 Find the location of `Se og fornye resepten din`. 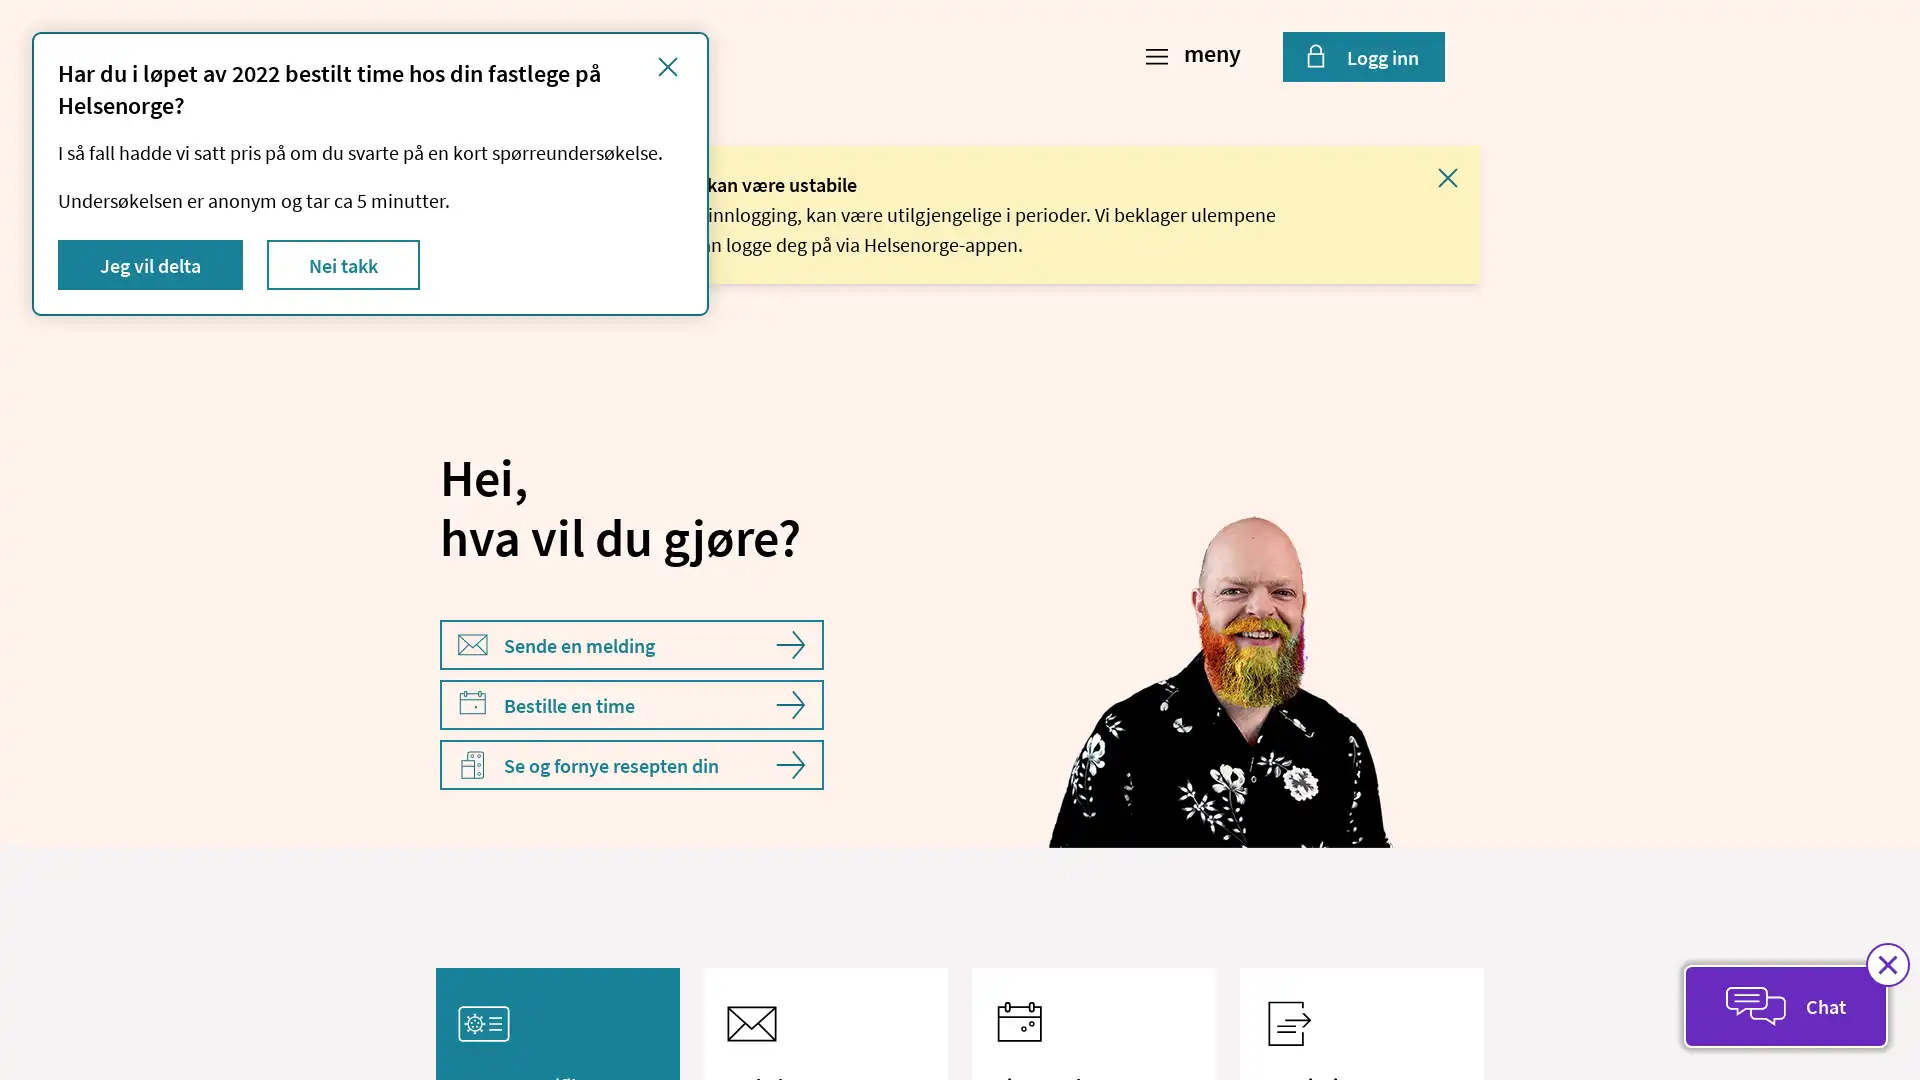

Se og fornye resepten din is located at coordinates (631, 764).